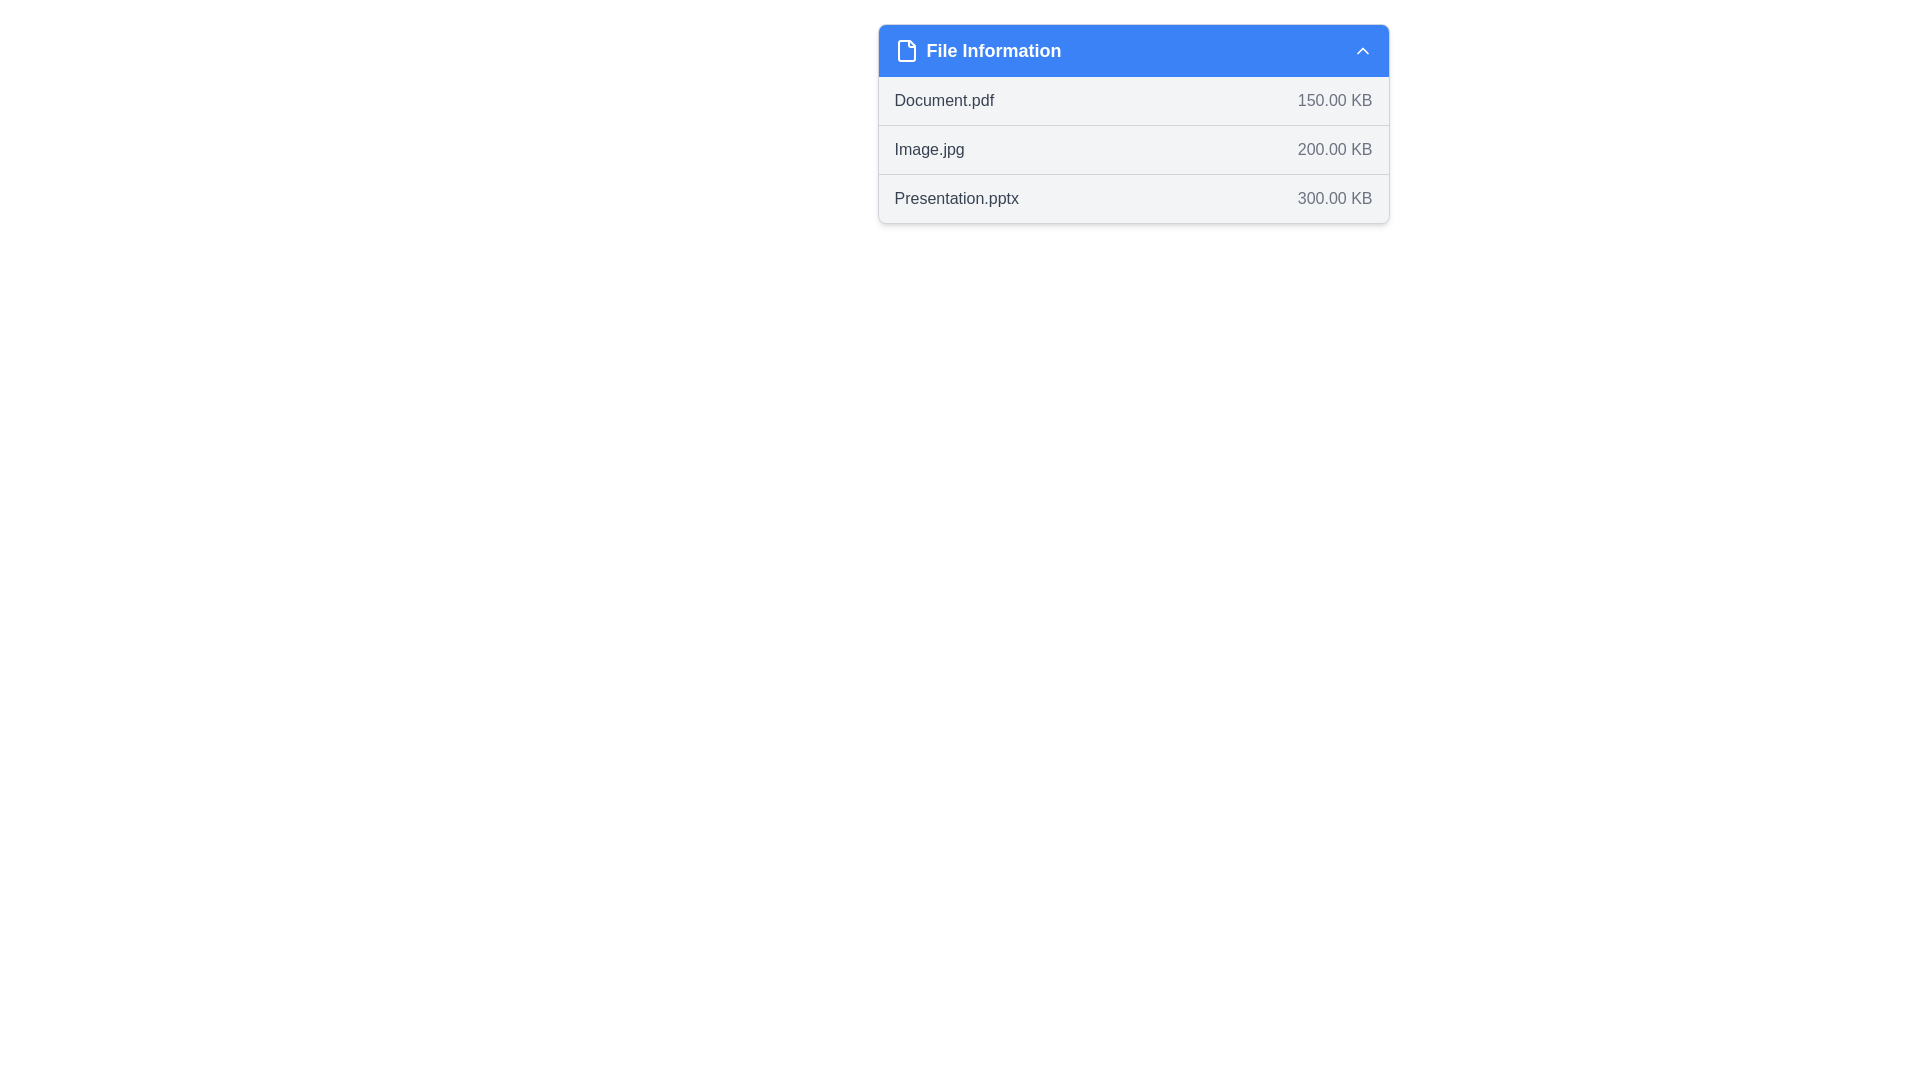 The image size is (1920, 1080). I want to click on the text label displaying the file name 'Presentation.pptx' located in the third row of the 'File Information' section, to the left of the size information, so click(955, 199).